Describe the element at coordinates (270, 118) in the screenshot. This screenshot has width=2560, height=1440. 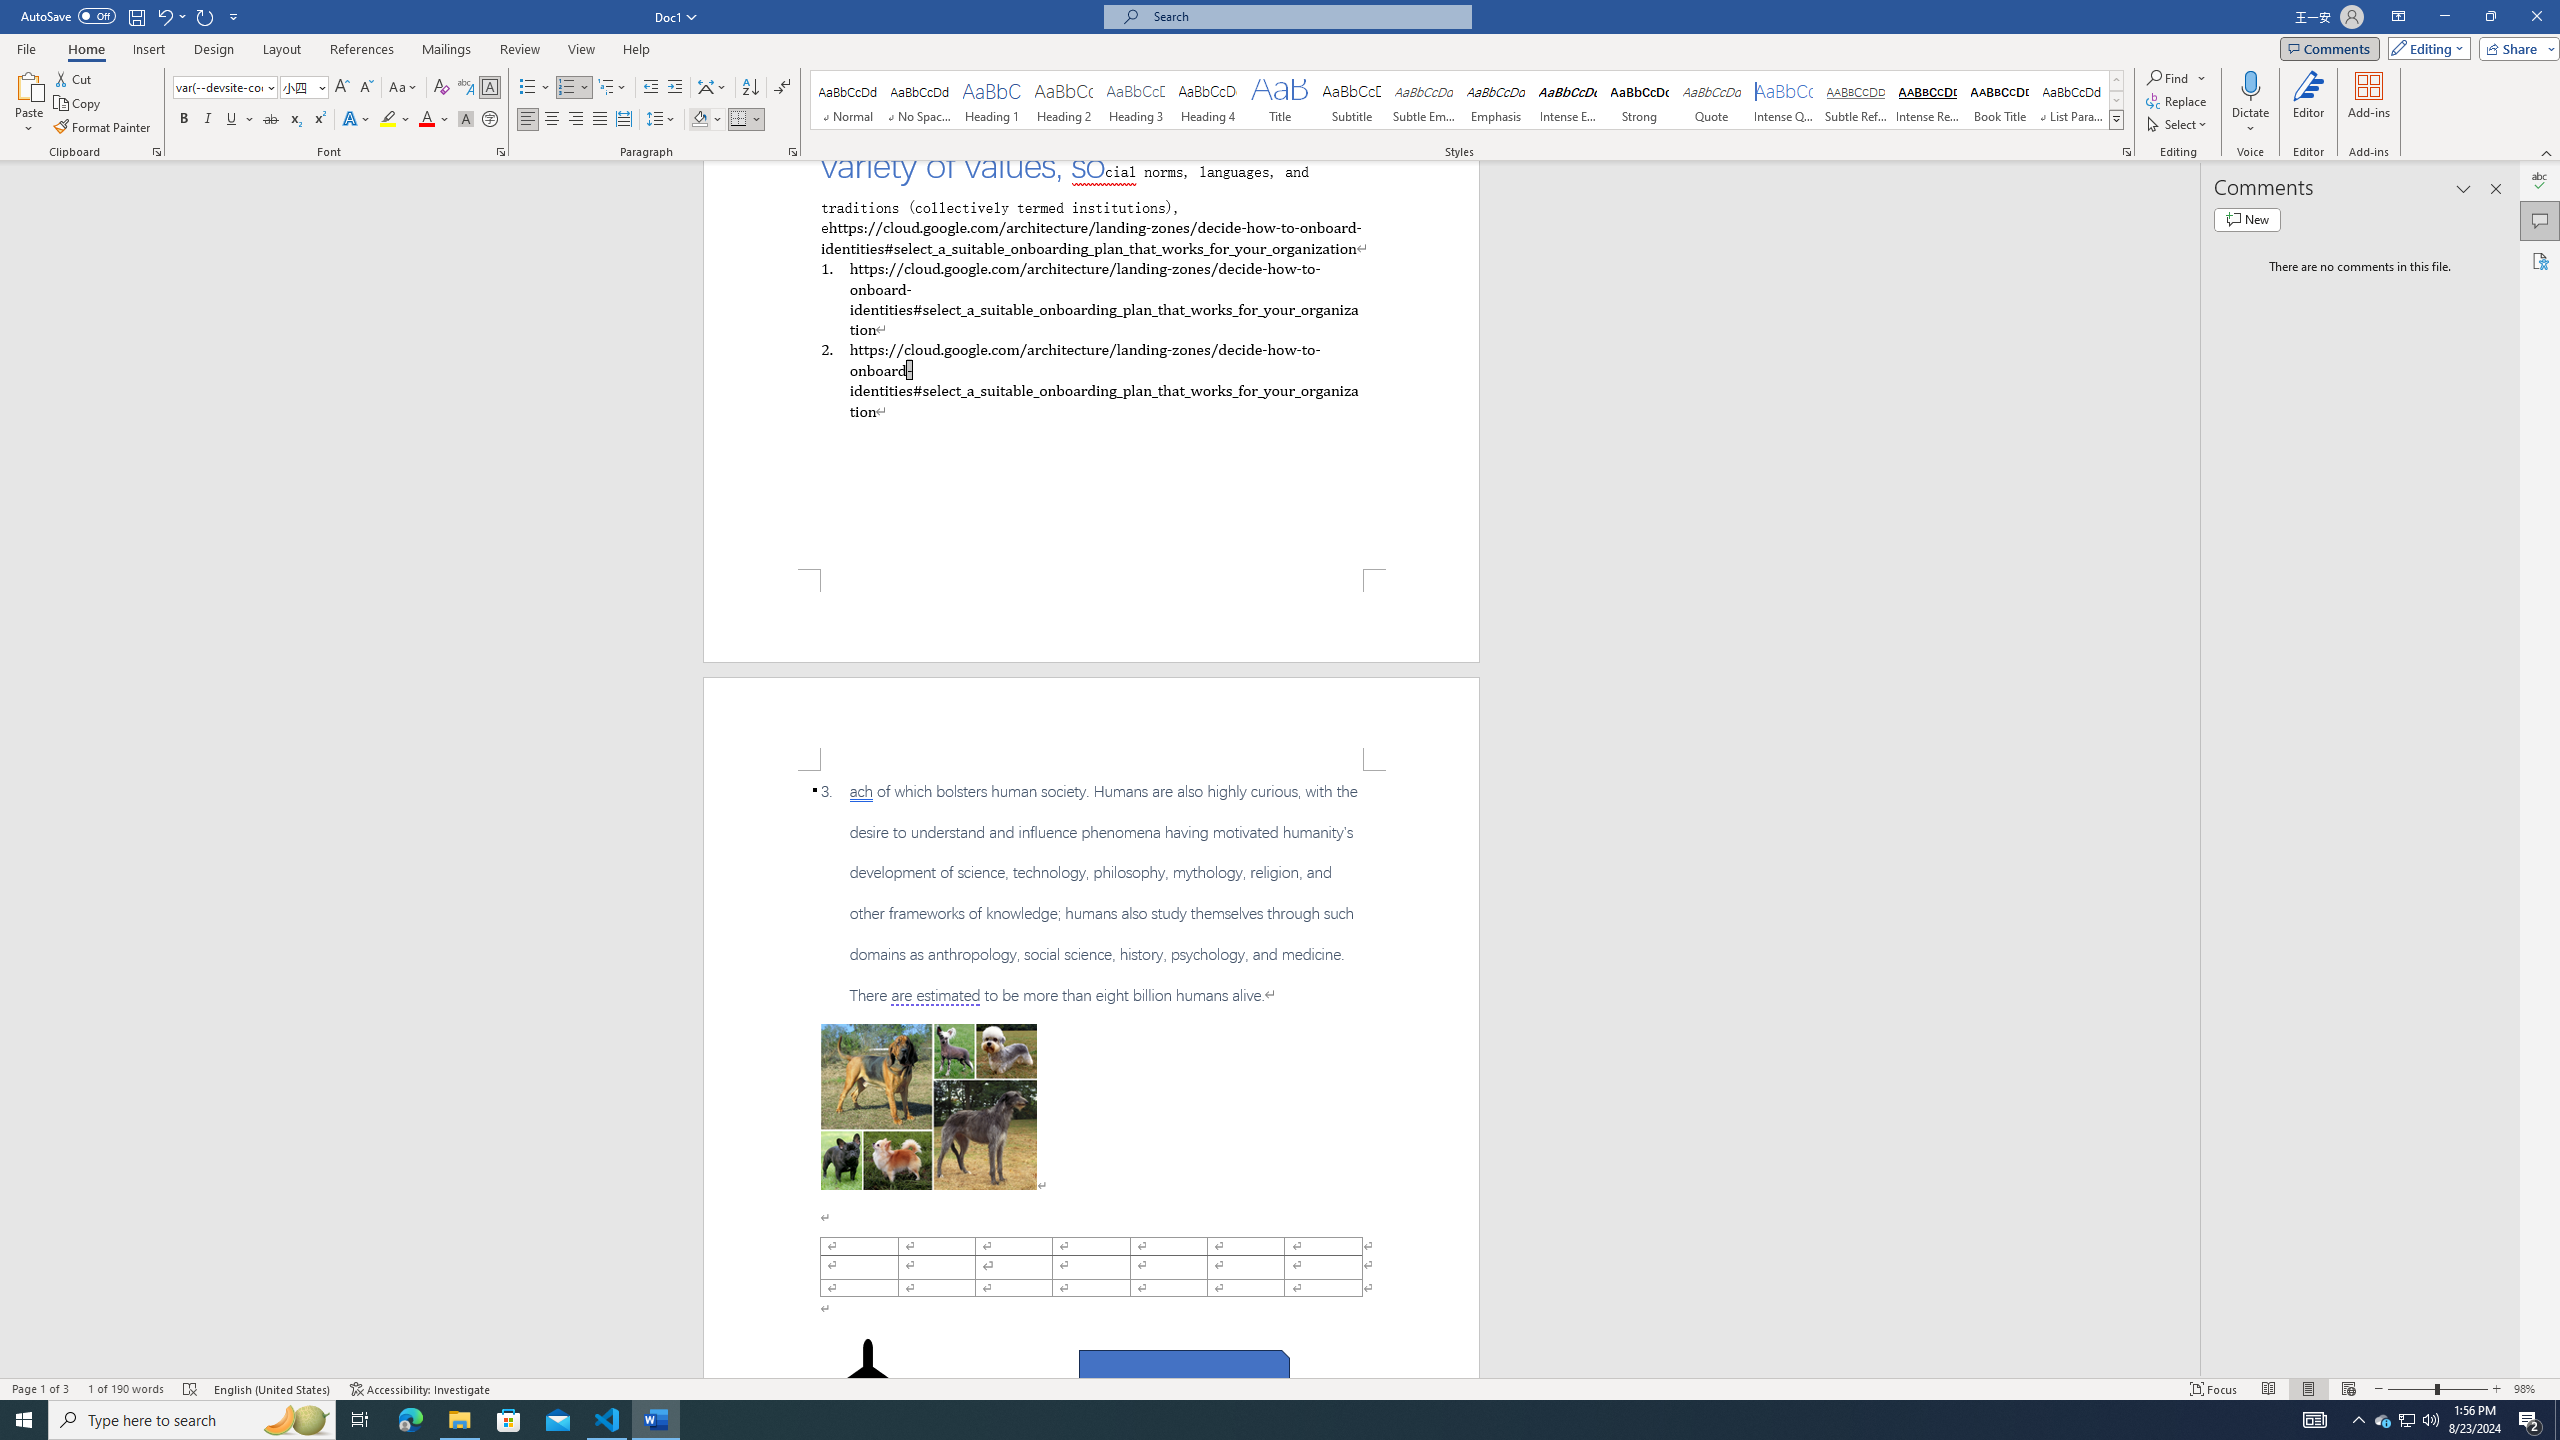
I see `'Strikethrough'` at that location.